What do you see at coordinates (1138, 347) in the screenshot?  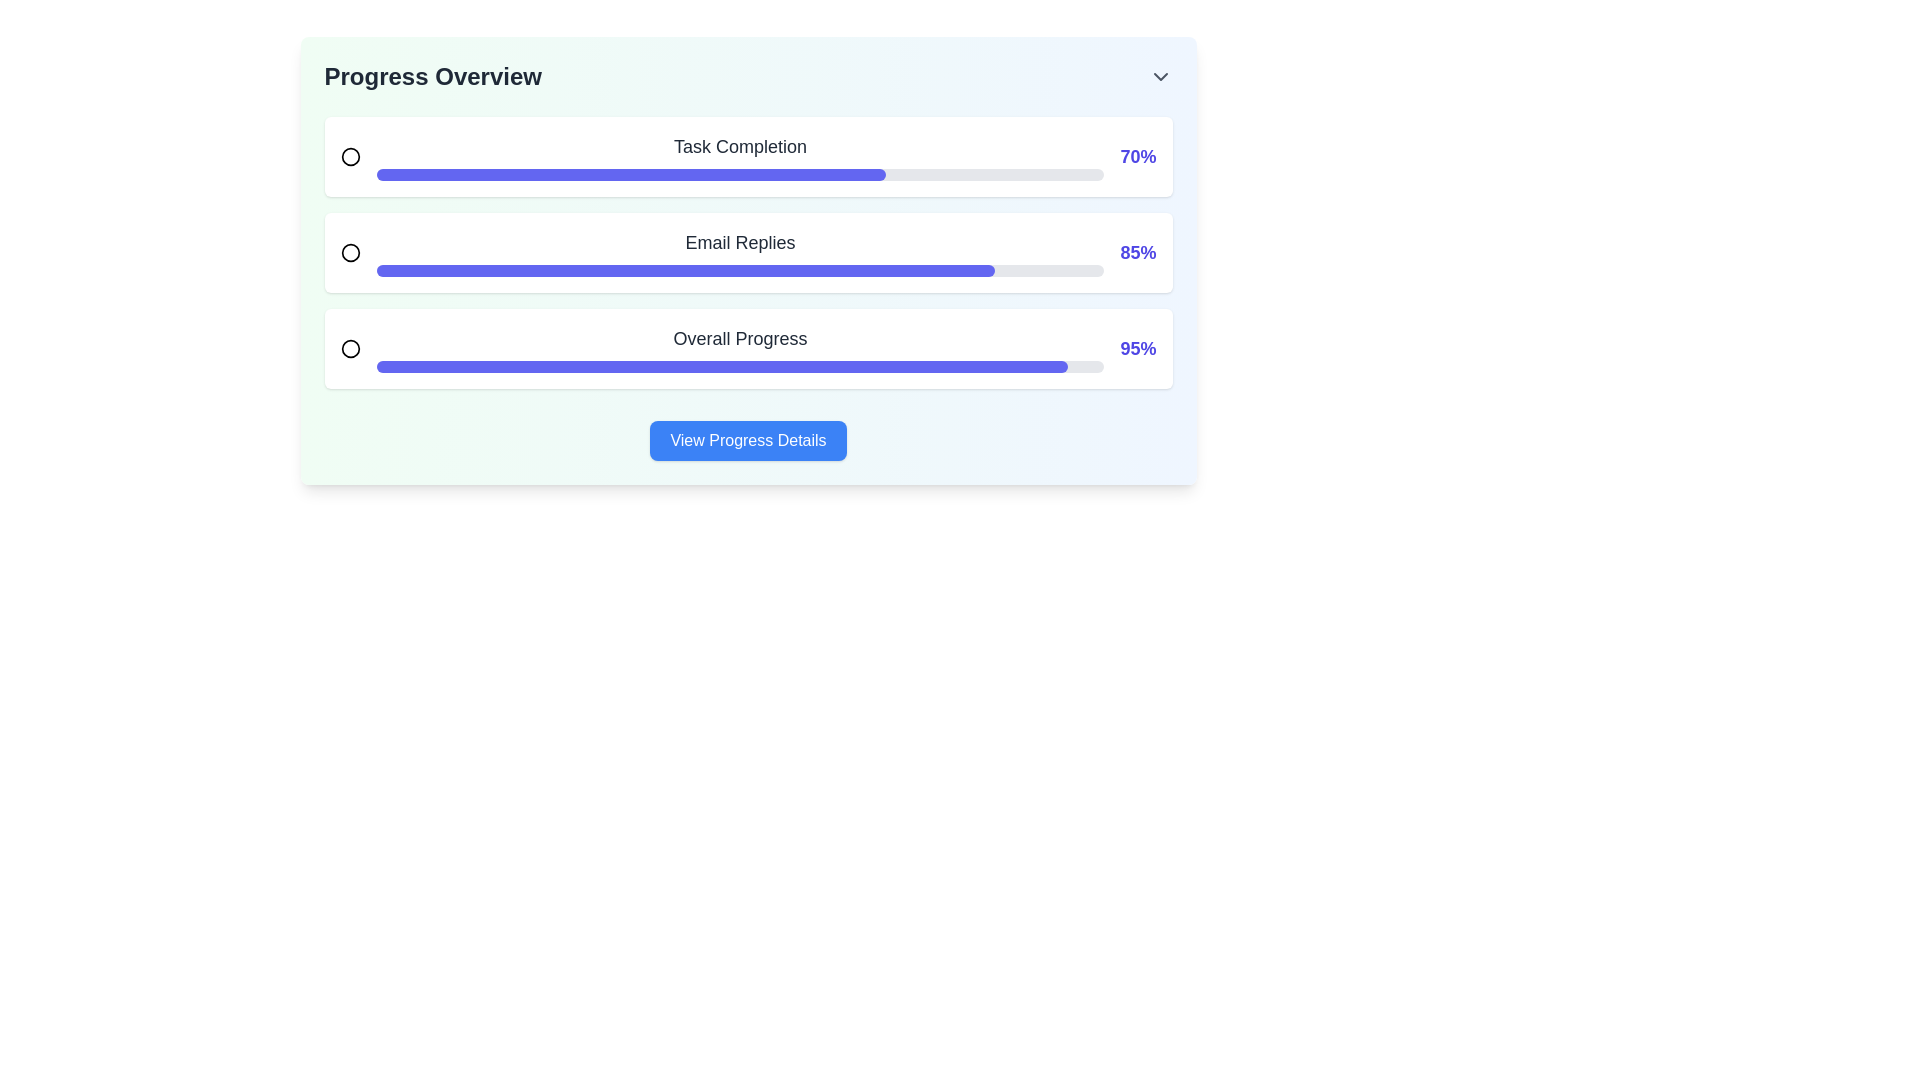 I see `the bold, medium-sized, indigo-colored text displaying '95%' located at the right edge of the 'Overall Progress' section` at bounding box center [1138, 347].